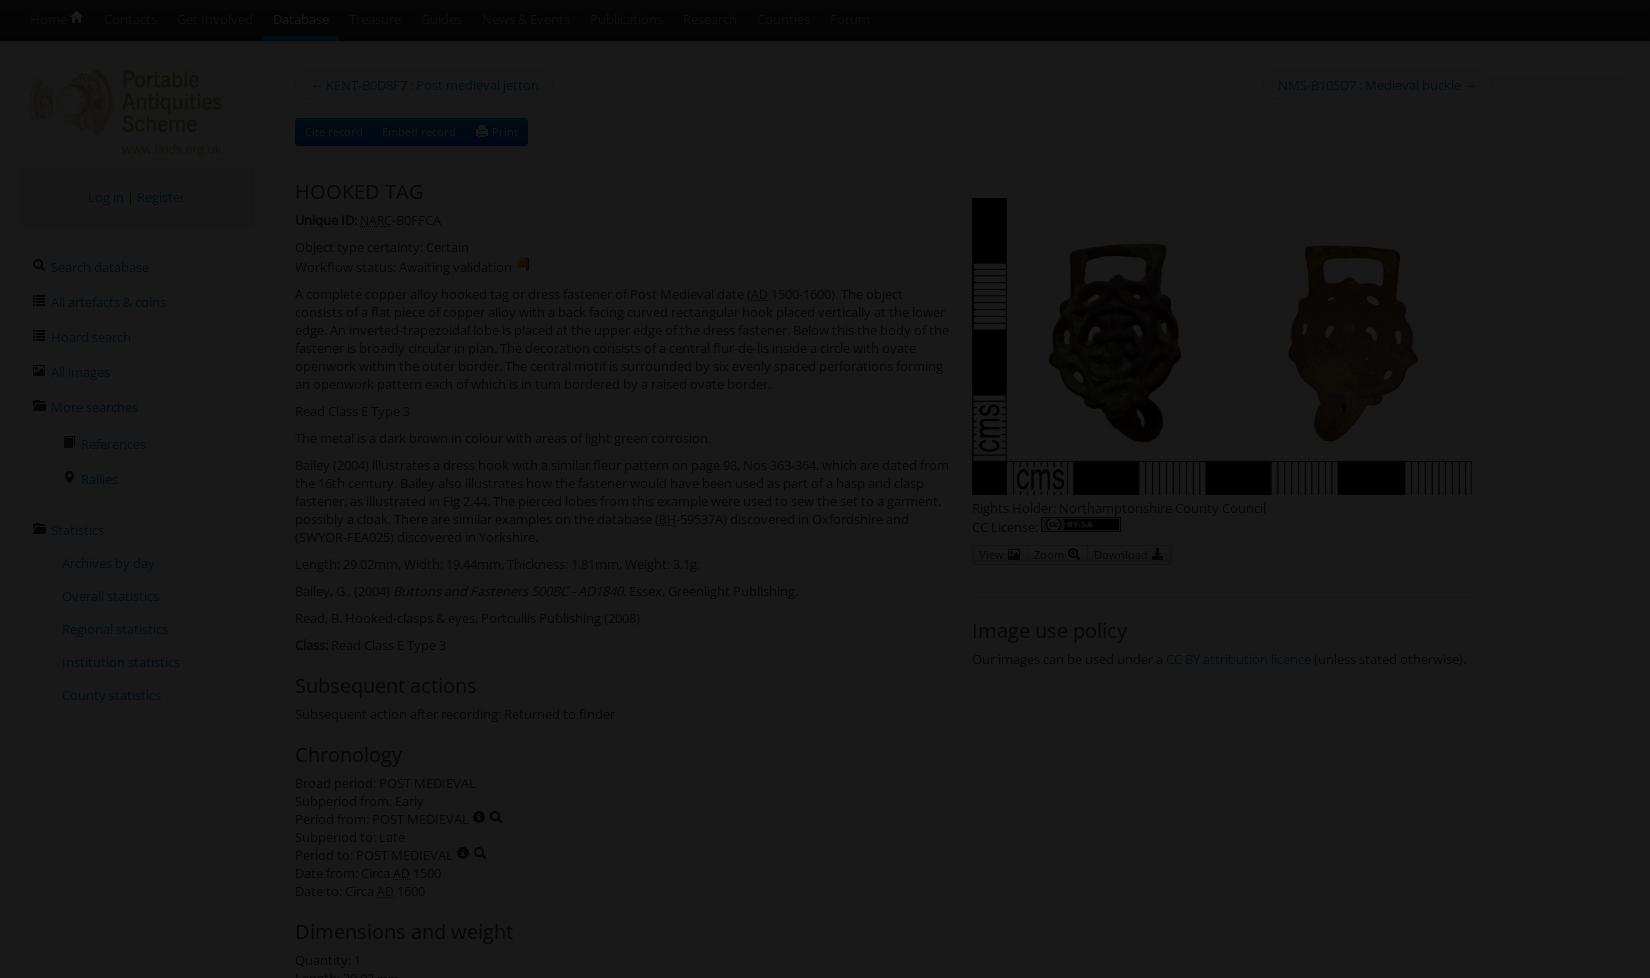 The height and width of the screenshot is (978, 1650). What do you see at coordinates (81, 478) in the screenshot?
I see `'Rallies'` at bounding box center [81, 478].